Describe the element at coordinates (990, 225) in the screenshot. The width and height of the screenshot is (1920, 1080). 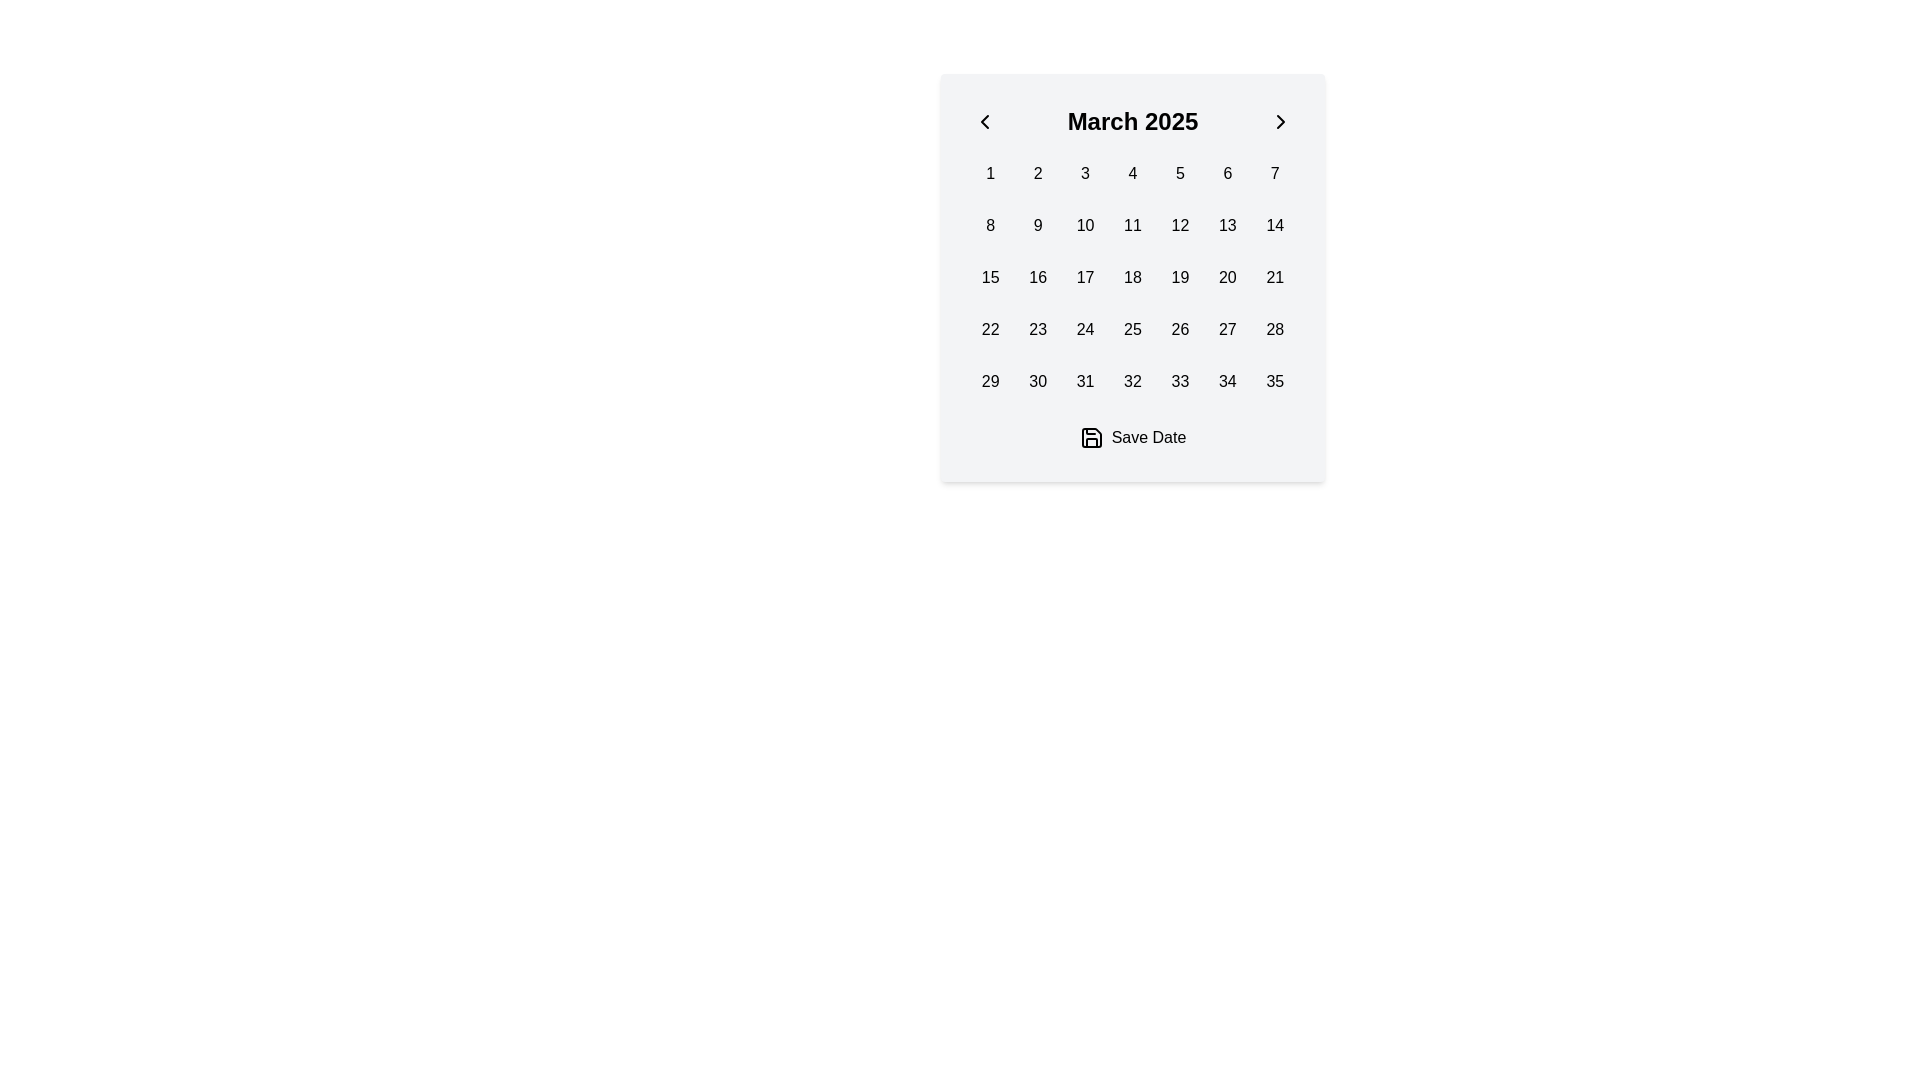
I see `the button displaying the single-digit number '8' located in the second row, first column of the grid in the calendar component` at that location.